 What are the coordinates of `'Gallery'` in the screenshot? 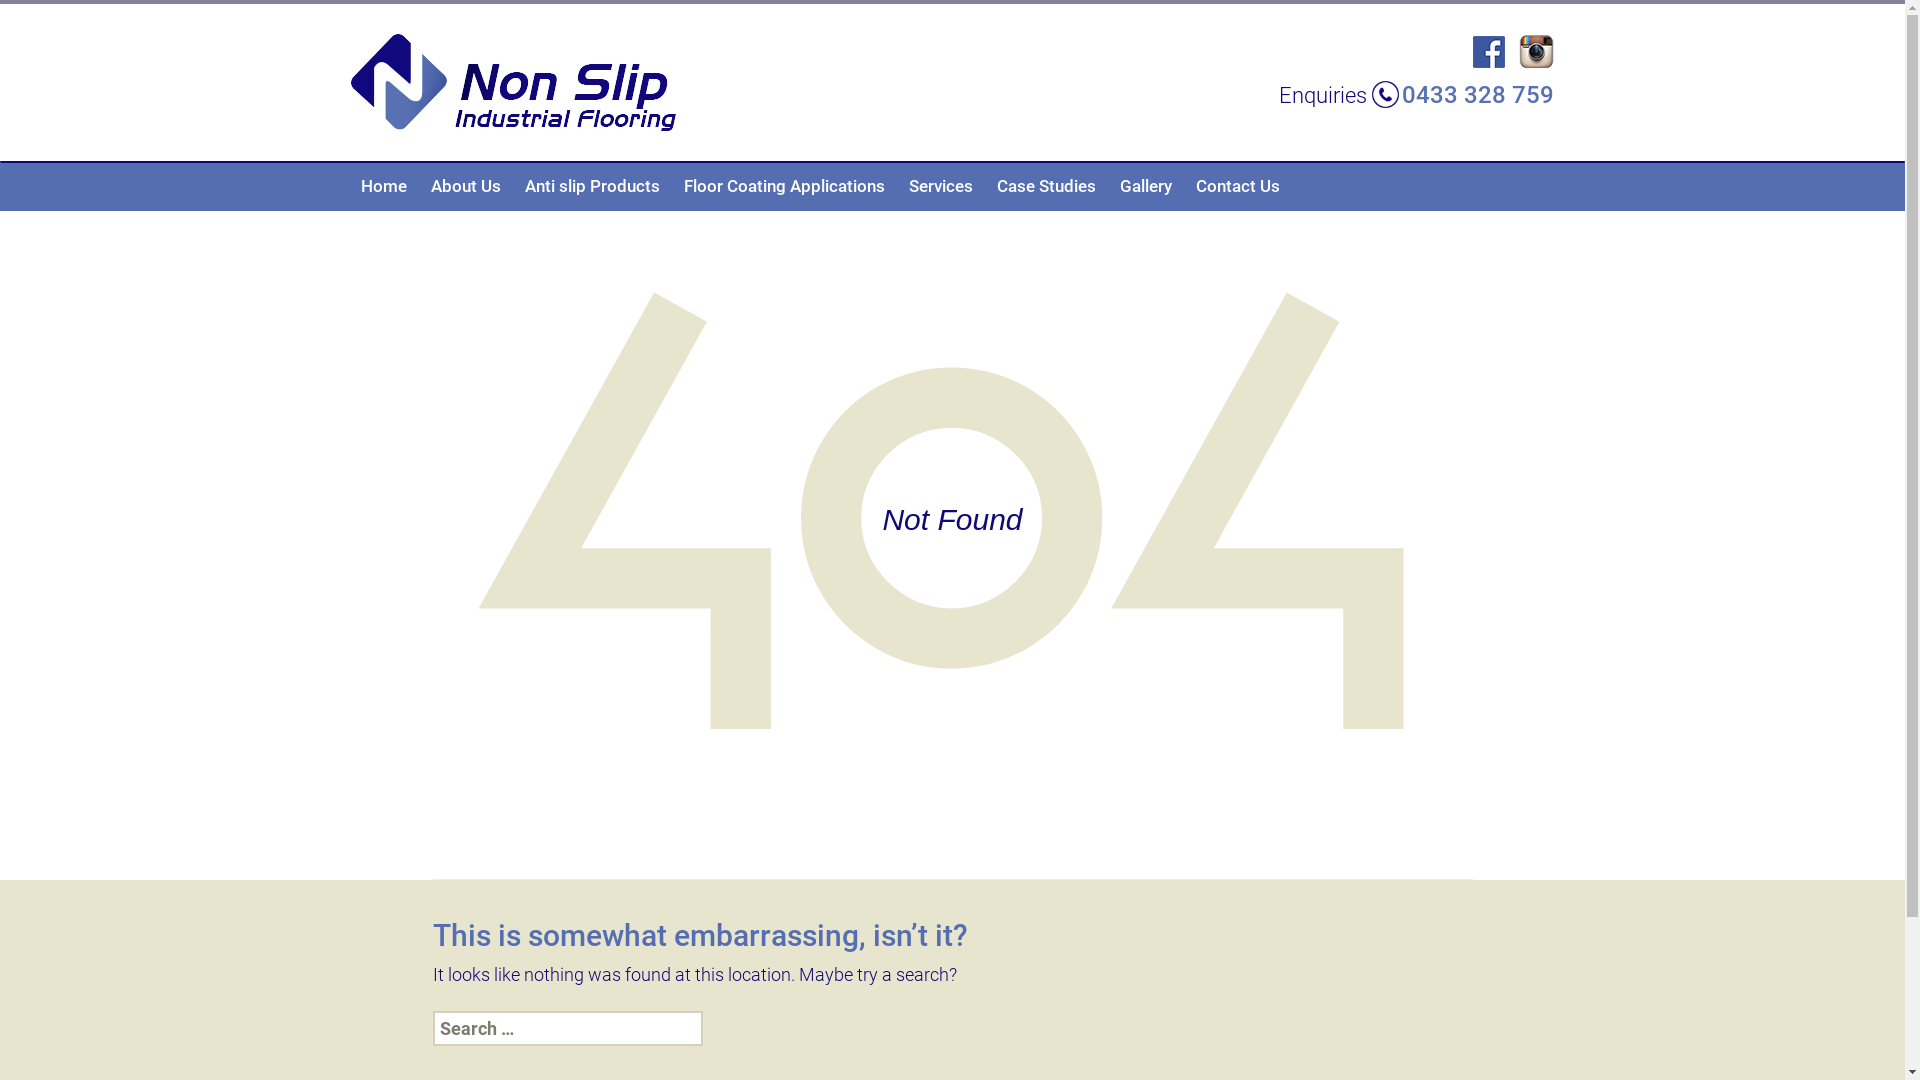 It's located at (1108, 186).